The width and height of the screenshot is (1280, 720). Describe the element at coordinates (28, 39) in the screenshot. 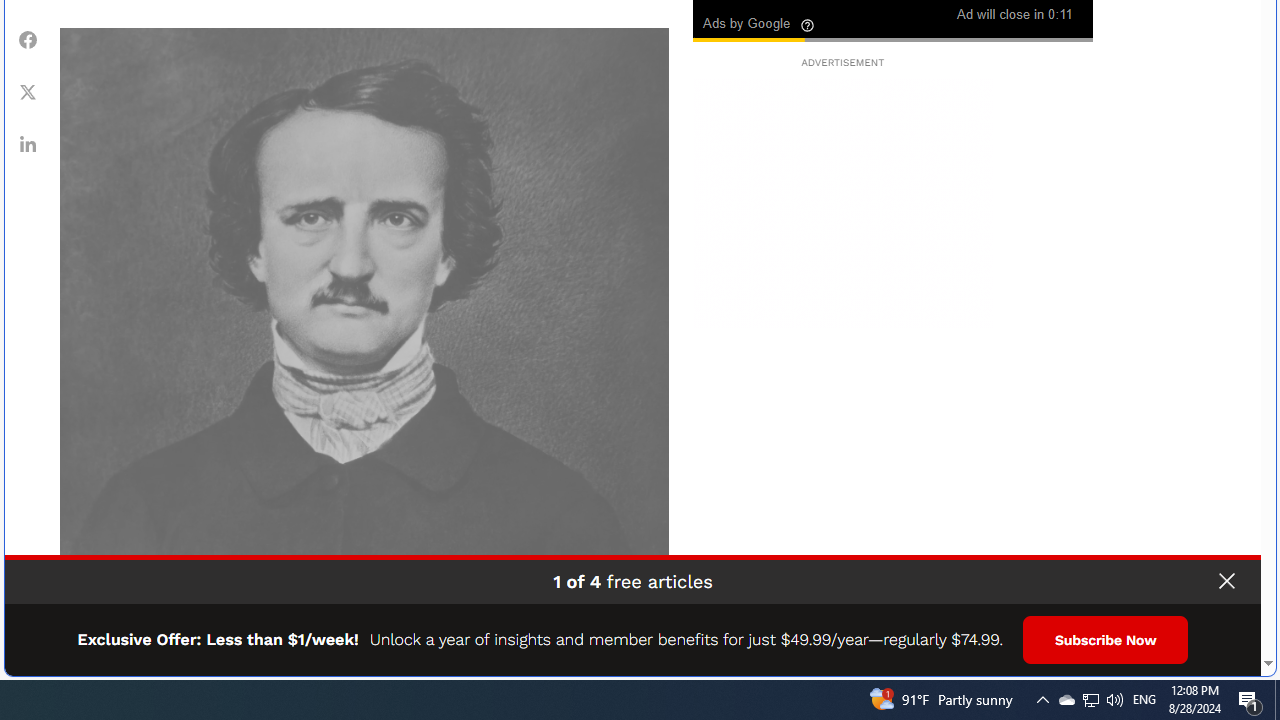

I see `'Share Facebook'` at that location.